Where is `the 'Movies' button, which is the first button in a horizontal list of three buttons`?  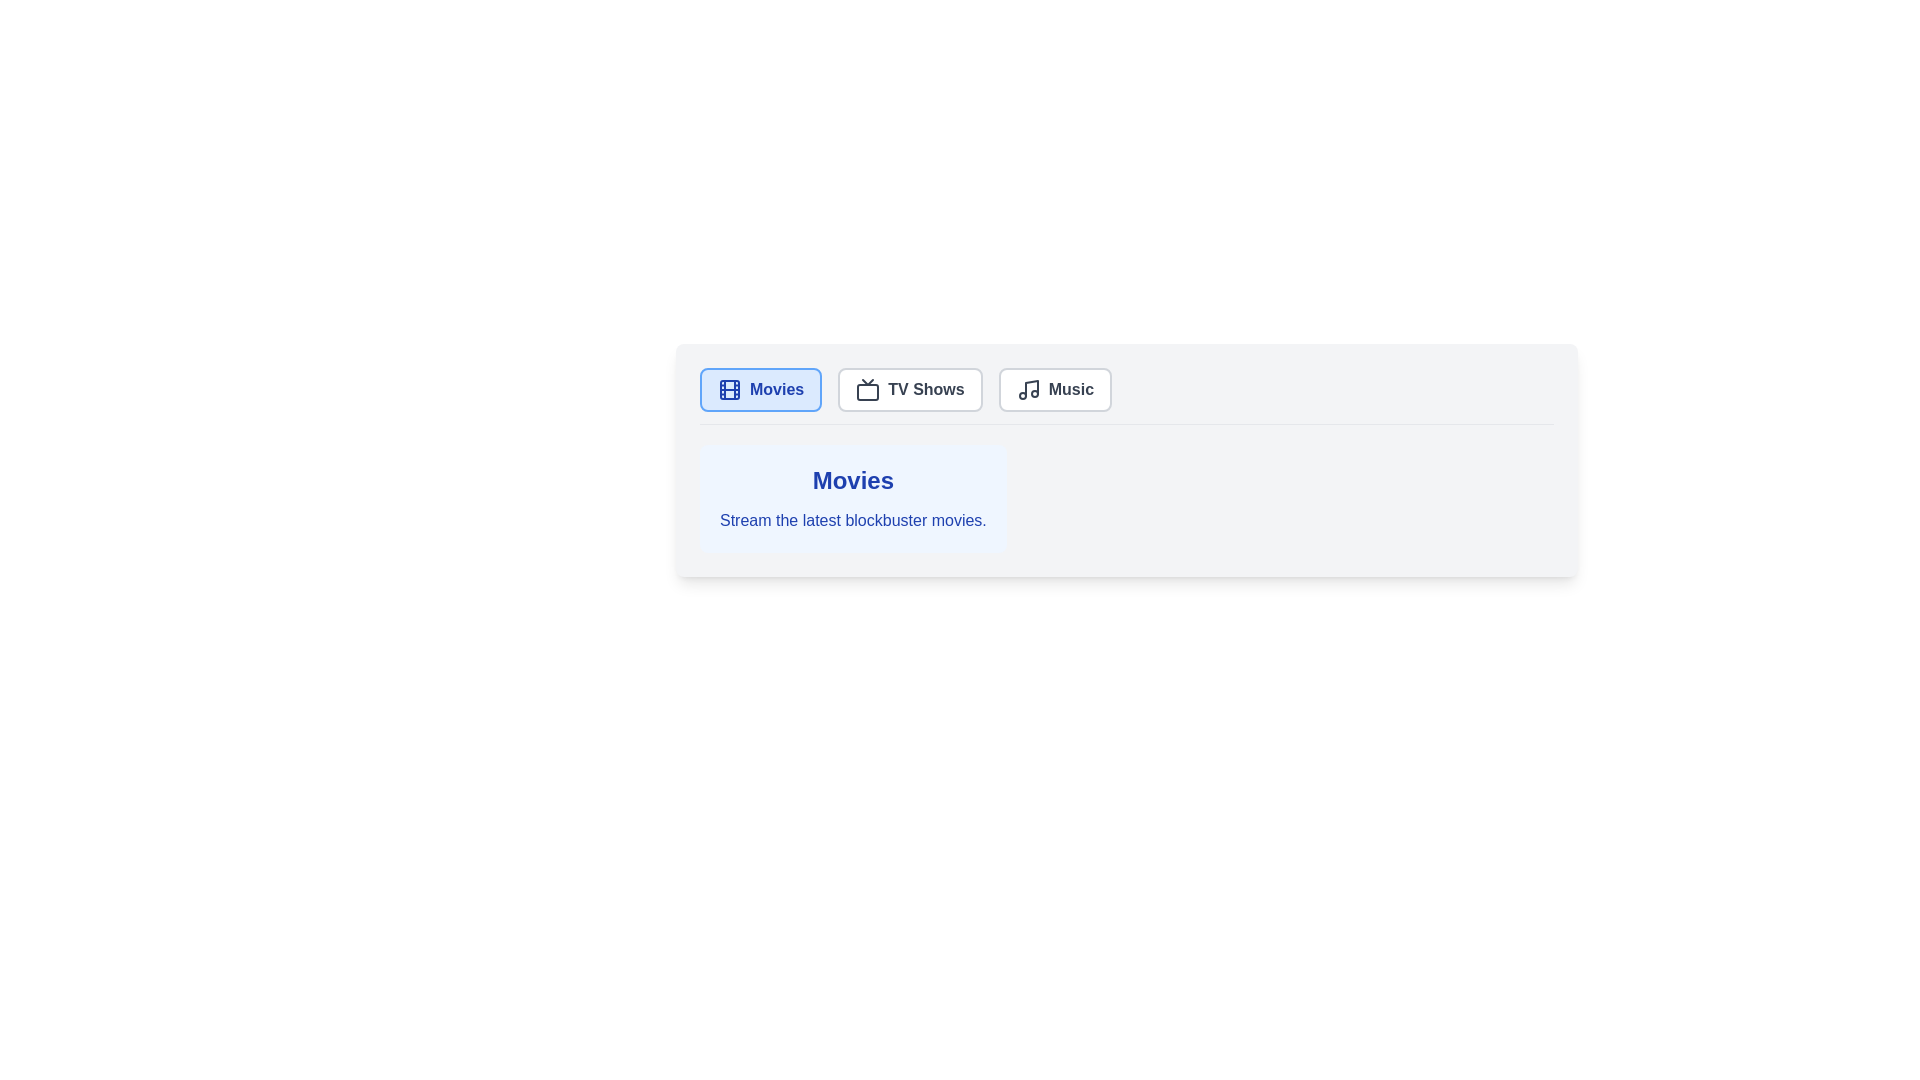
the 'Movies' button, which is the first button in a horizontal list of three buttons is located at coordinates (760, 389).